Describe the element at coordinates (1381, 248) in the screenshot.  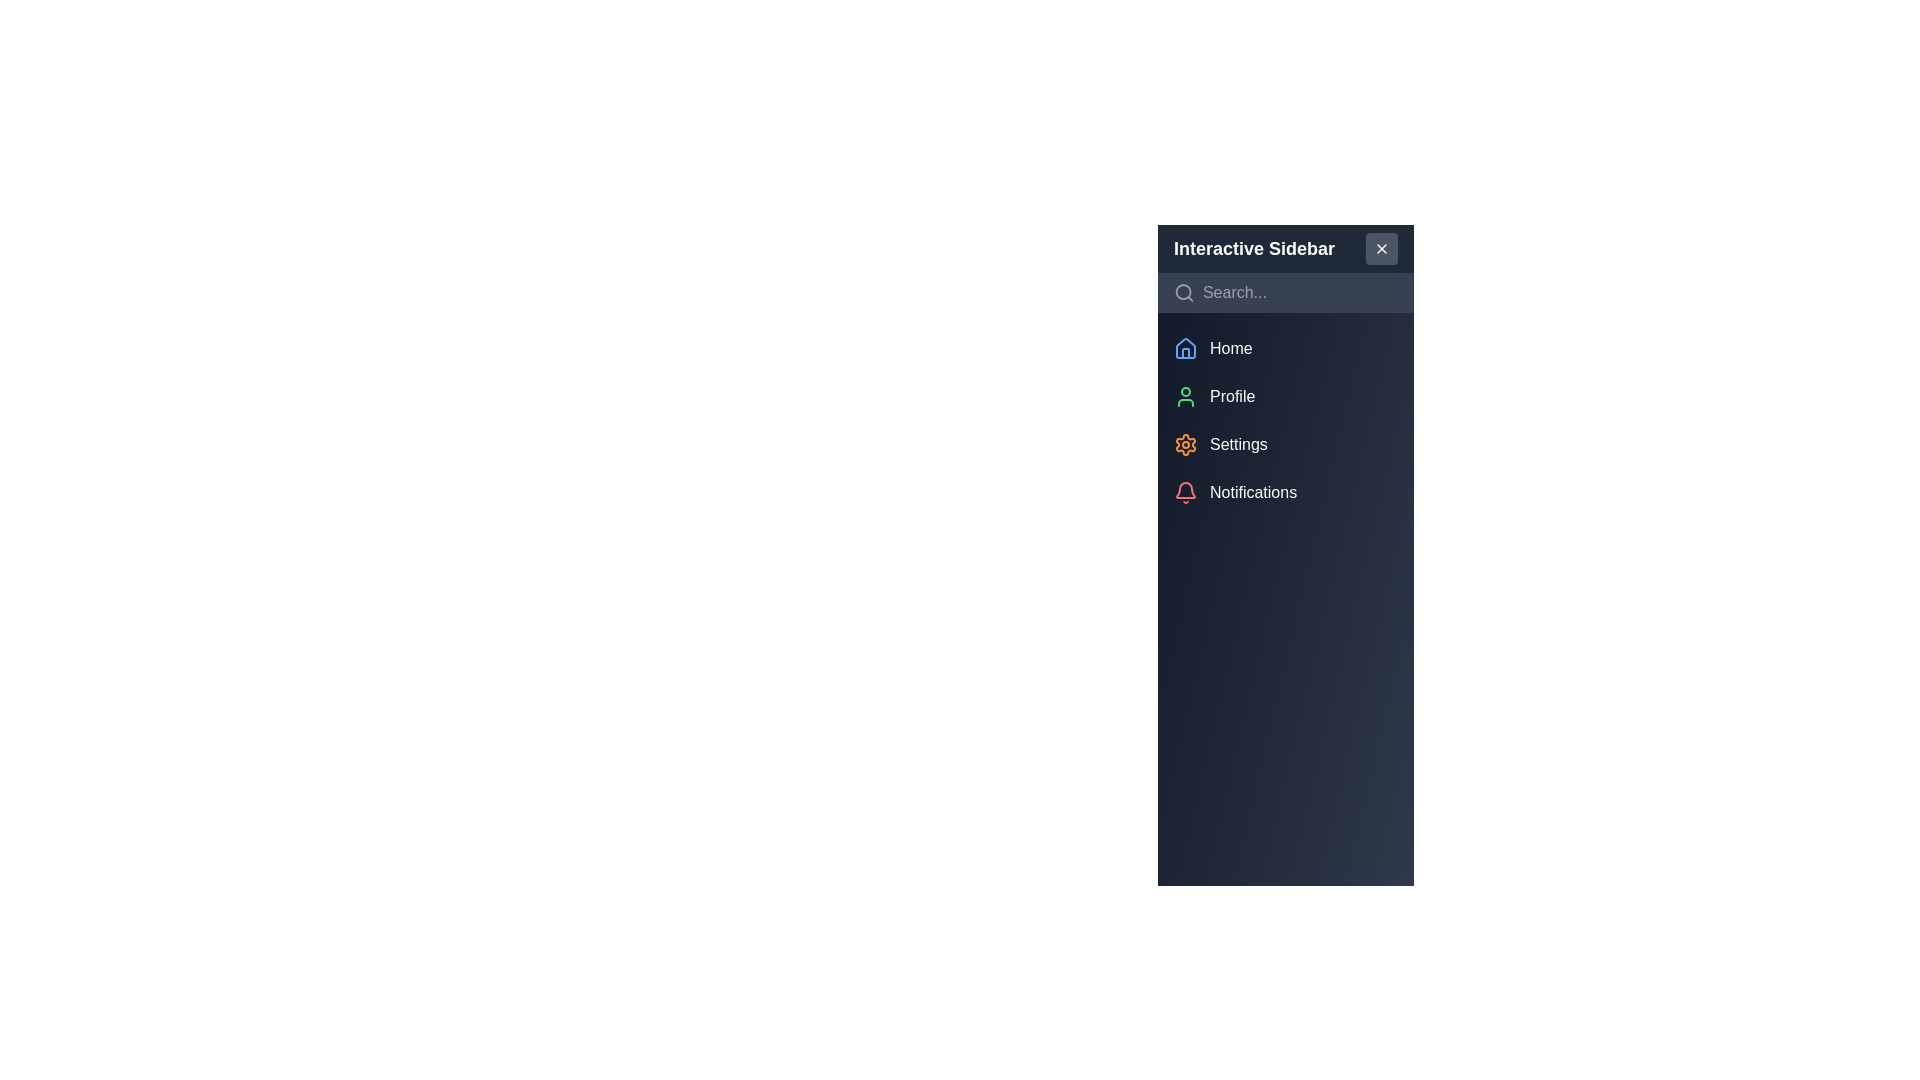
I see `the close button icon located in the top-right corner of the sidebar's header` at that location.